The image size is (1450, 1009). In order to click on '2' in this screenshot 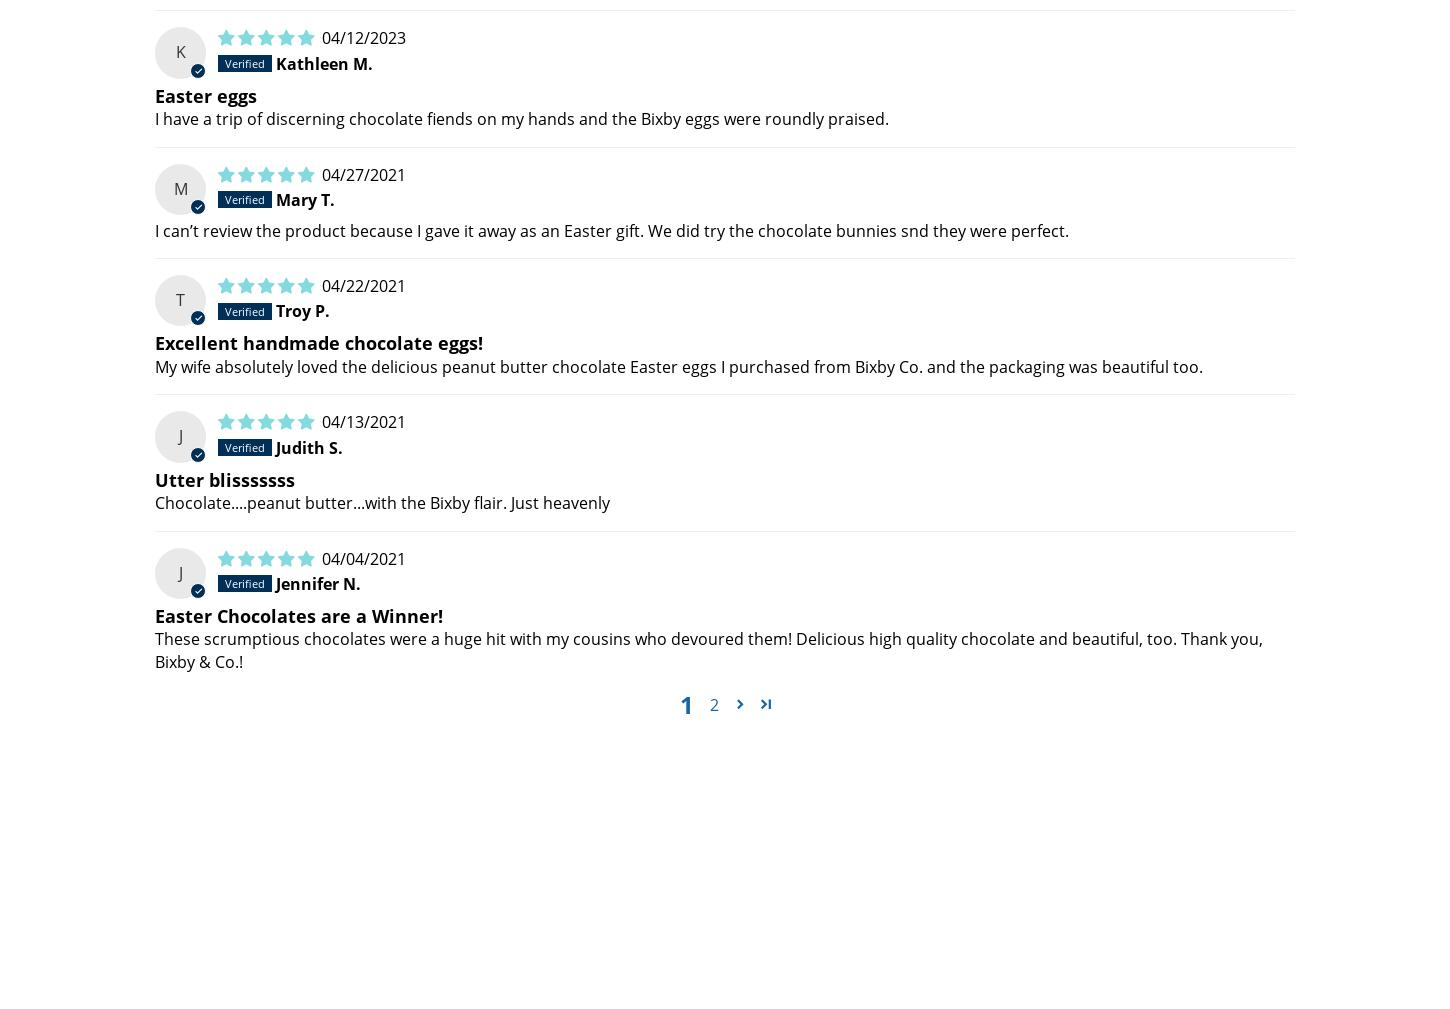, I will do `click(712, 704)`.